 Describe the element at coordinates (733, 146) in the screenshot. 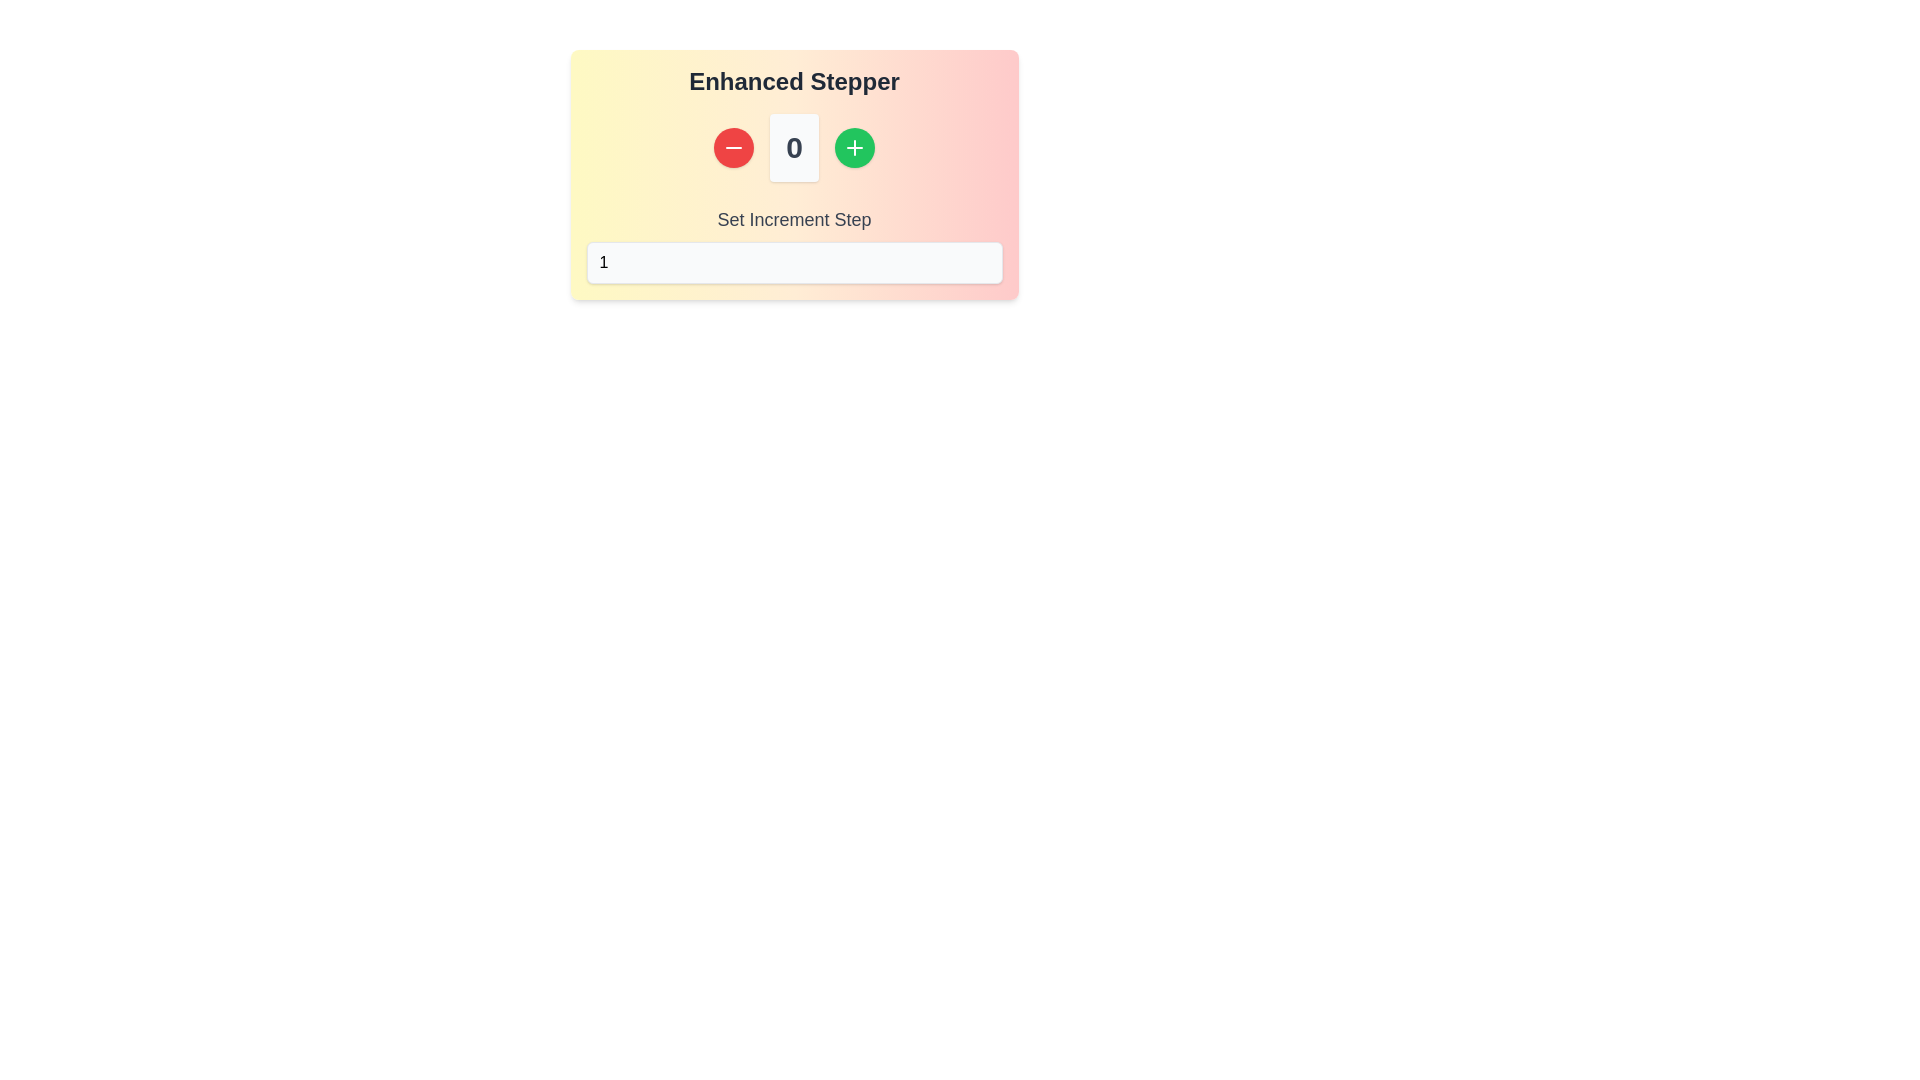

I see `the circular red button with a minus symbol in the 'Enhanced Stepper' control panel` at that location.